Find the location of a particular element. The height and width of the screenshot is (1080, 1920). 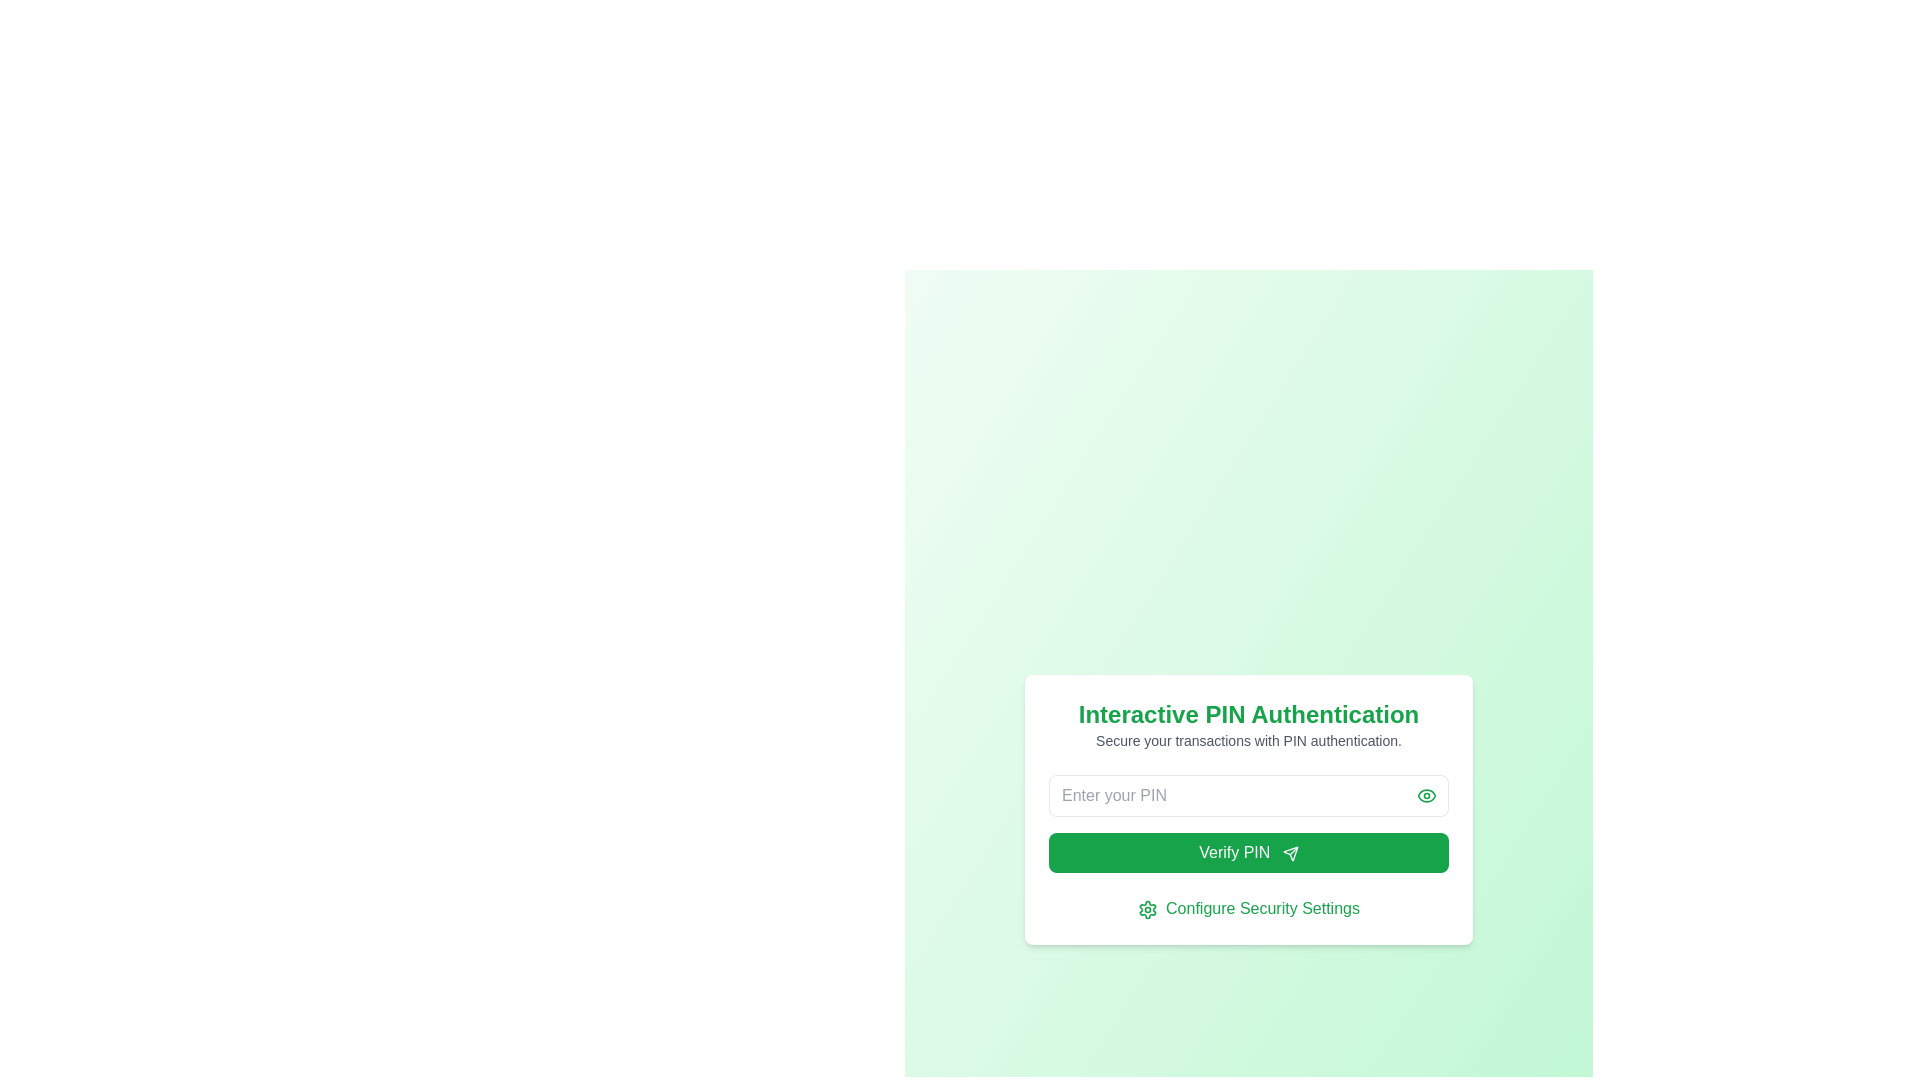

the submit button positioned below the 'Enter your PIN' text field to experience the hover effect is located at coordinates (1247, 852).